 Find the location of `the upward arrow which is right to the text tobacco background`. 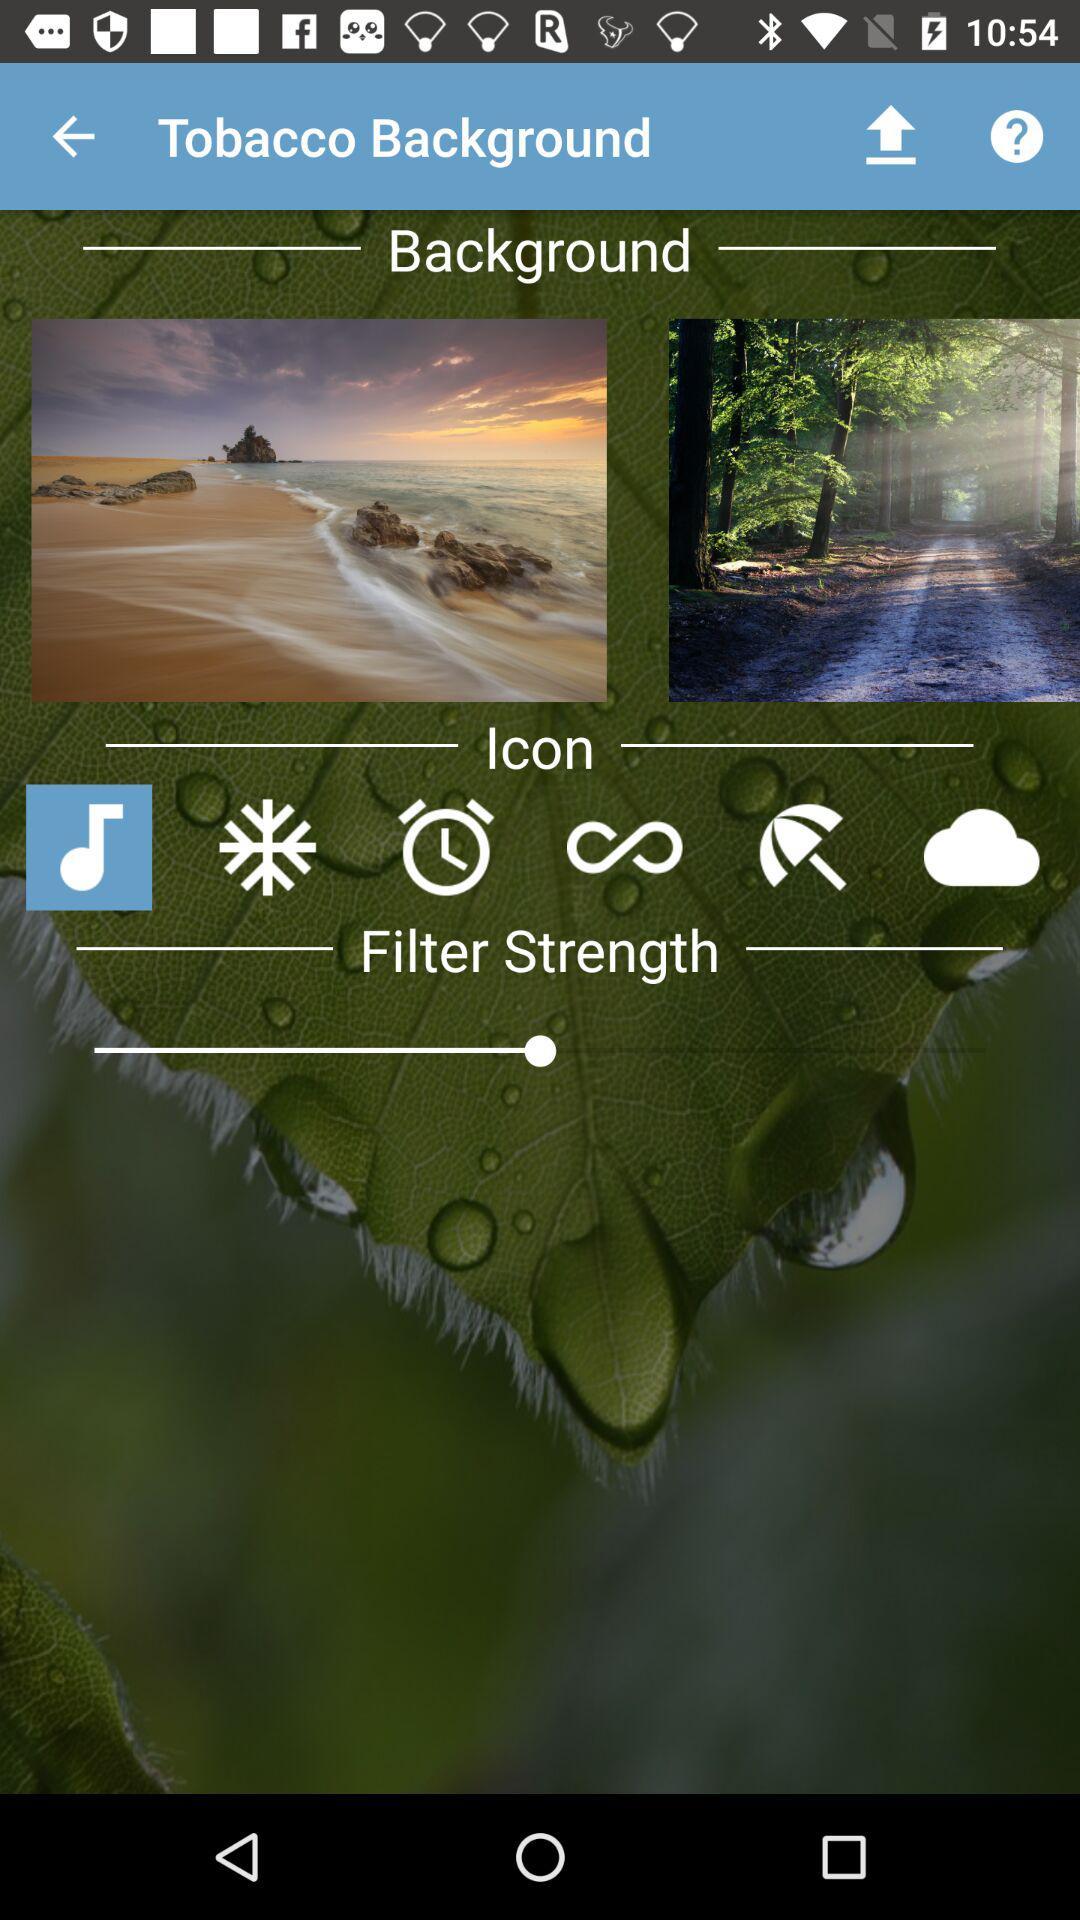

the upward arrow which is right to the text tobacco background is located at coordinates (890, 136).